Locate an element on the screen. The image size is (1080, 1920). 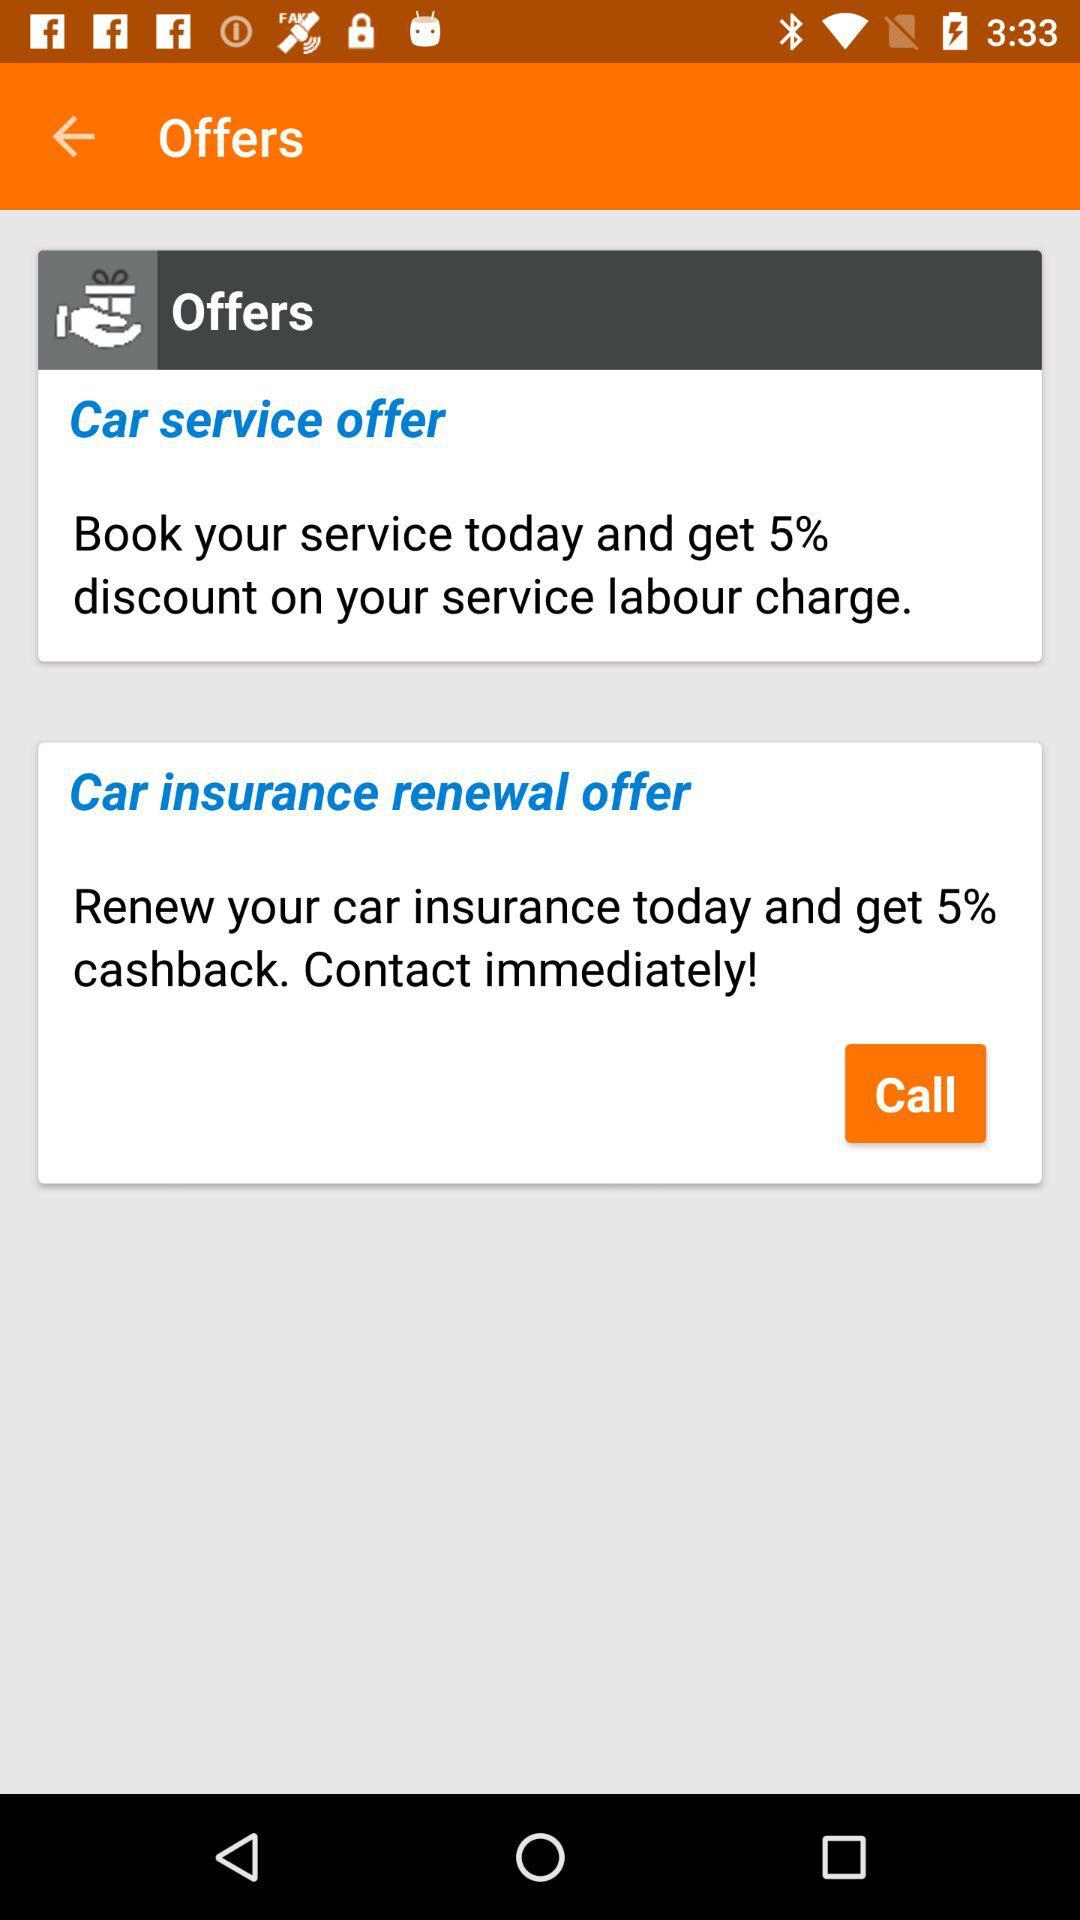
the icon below renew your car item is located at coordinates (915, 1092).